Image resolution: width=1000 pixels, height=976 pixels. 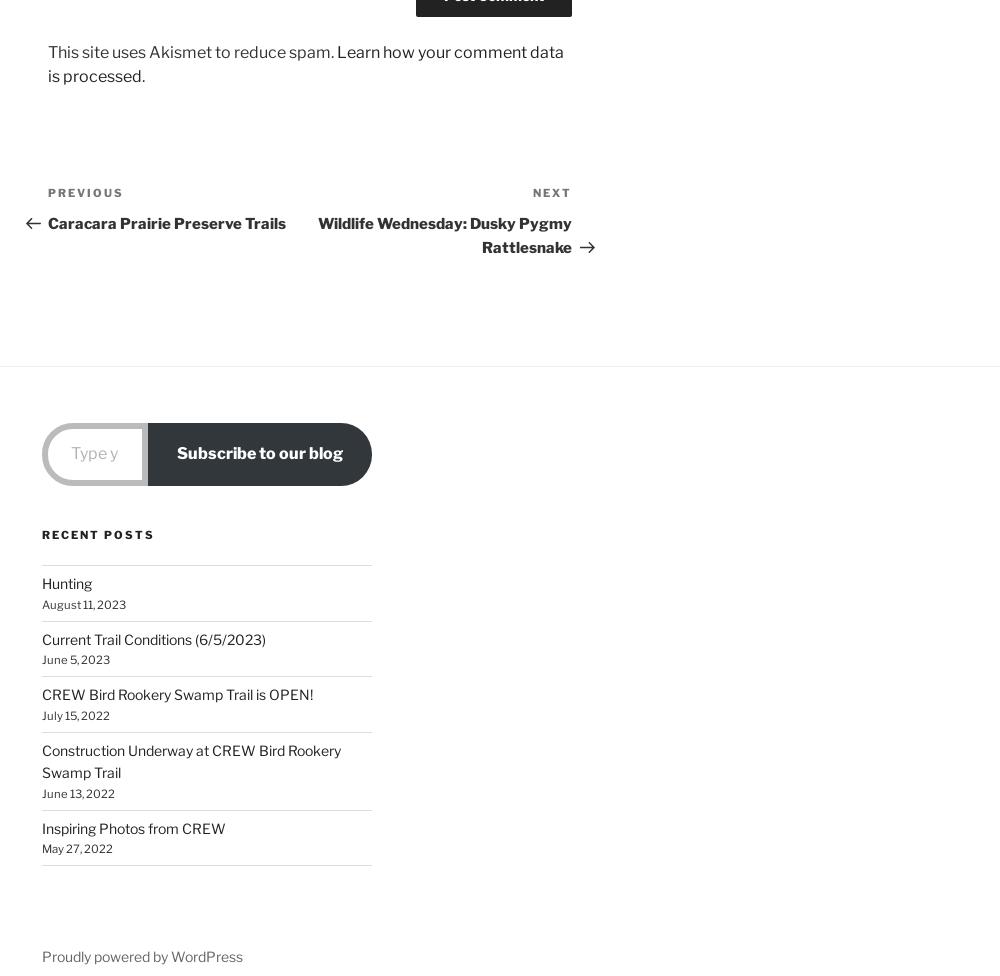 I want to click on 'Next', so click(x=552, y=190).